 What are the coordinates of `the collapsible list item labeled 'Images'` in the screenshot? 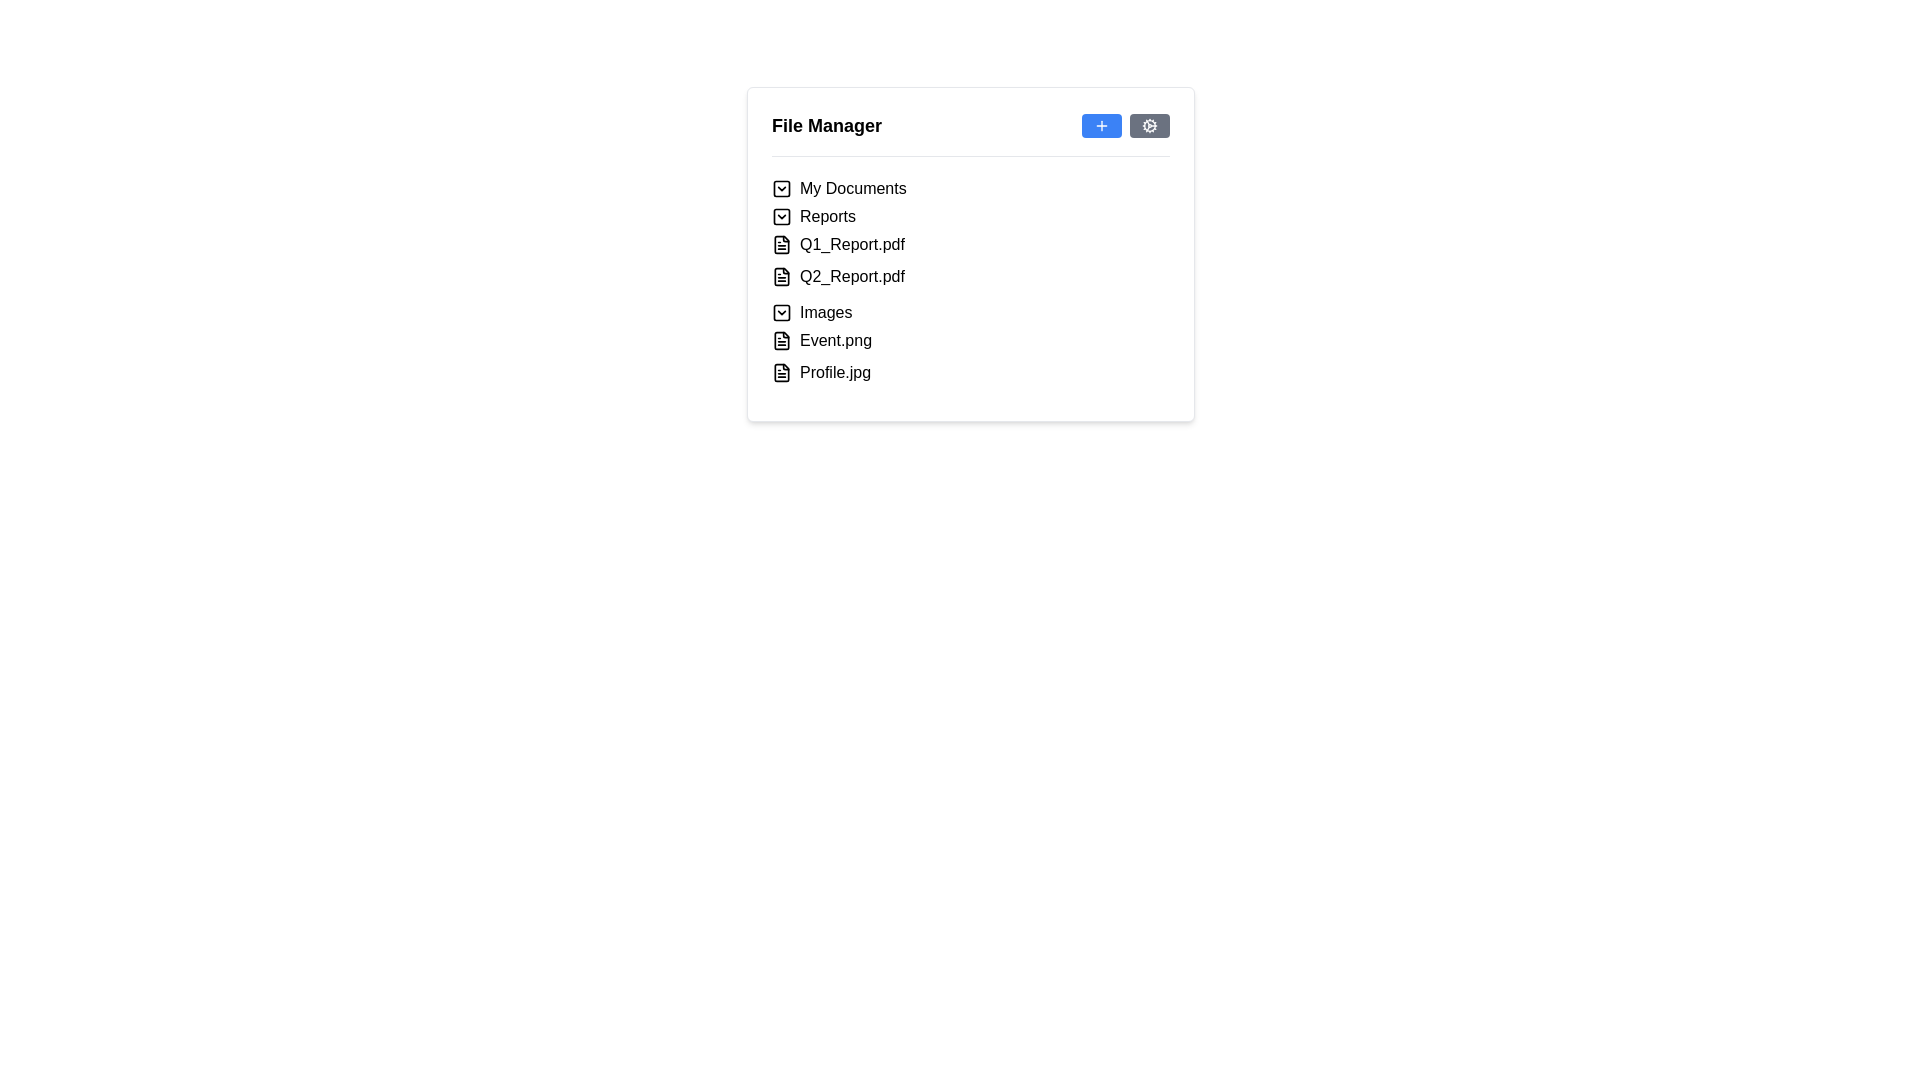 It's located at (970, 312).